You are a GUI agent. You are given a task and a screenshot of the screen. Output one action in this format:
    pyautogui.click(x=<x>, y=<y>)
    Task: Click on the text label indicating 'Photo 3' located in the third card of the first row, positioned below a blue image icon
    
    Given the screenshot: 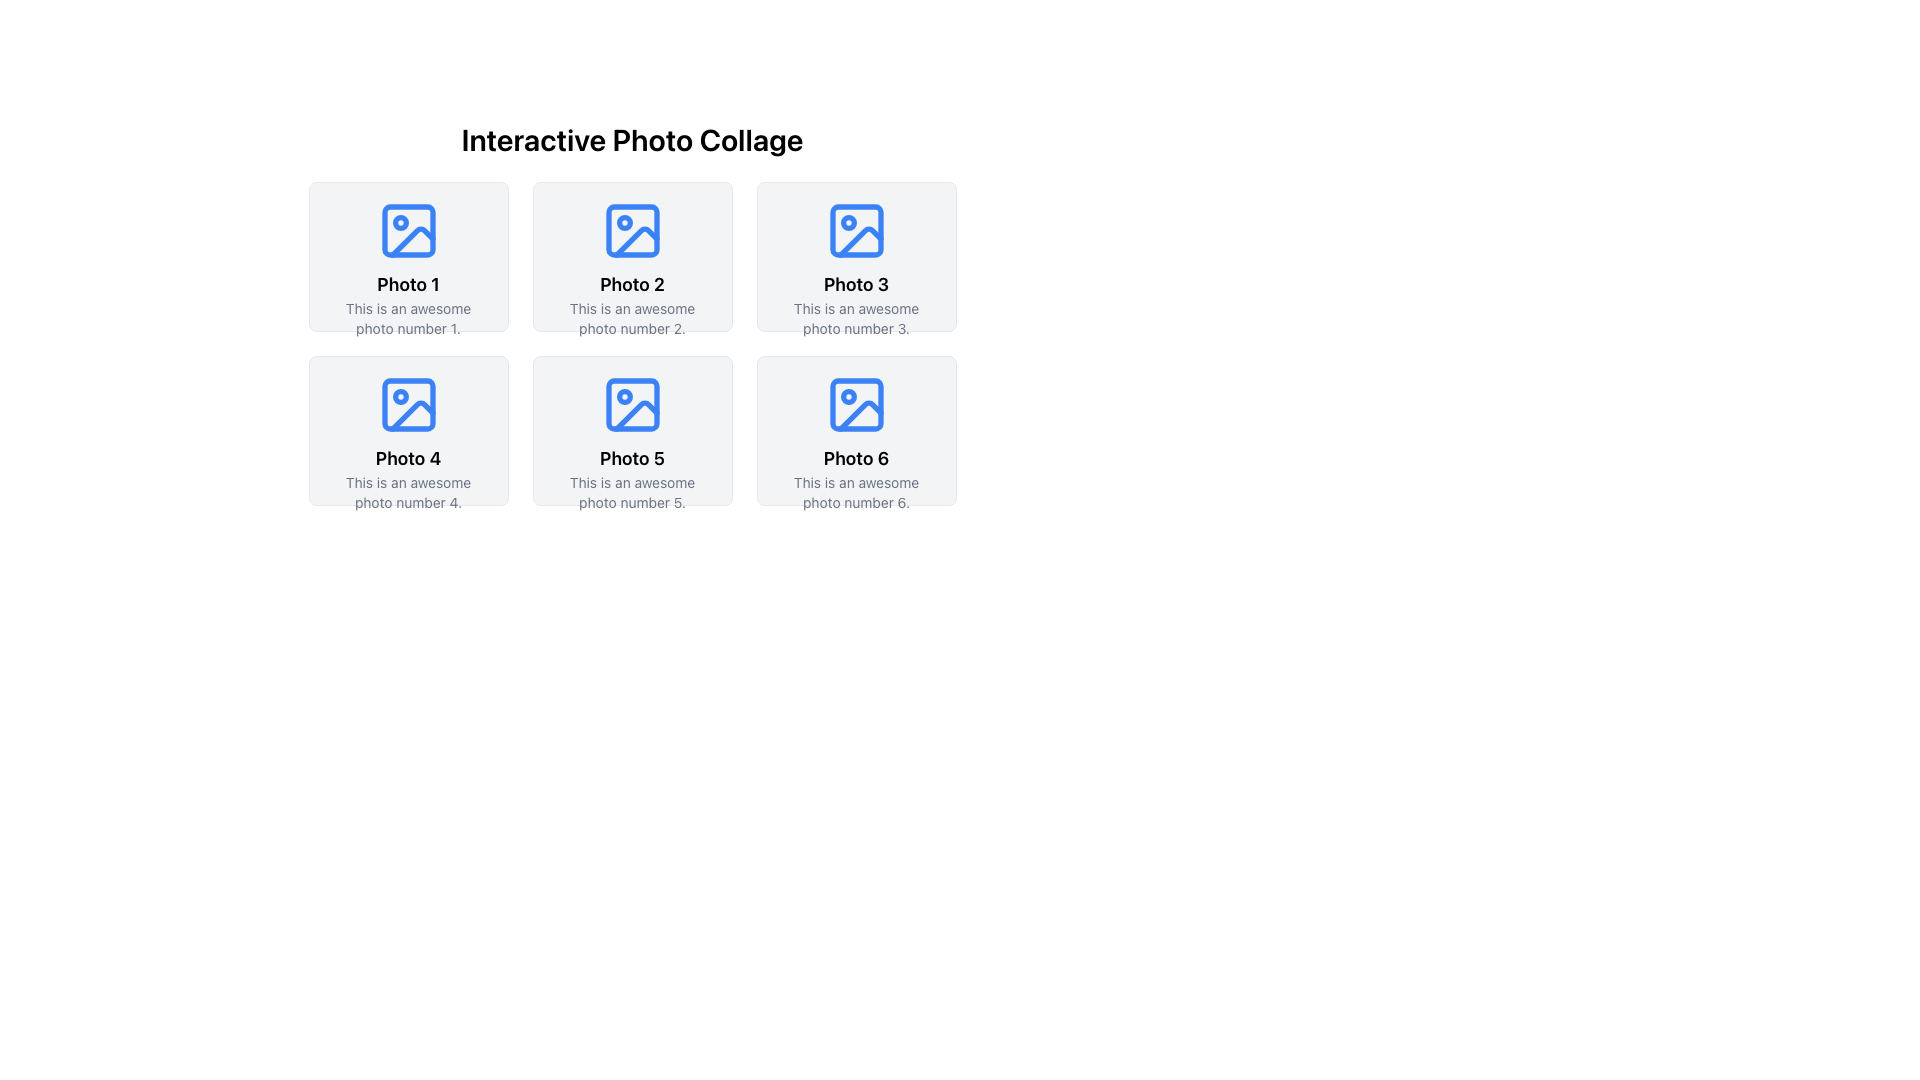 What is the action you would take?
    pyautogui.click(x=856, y=285)
    